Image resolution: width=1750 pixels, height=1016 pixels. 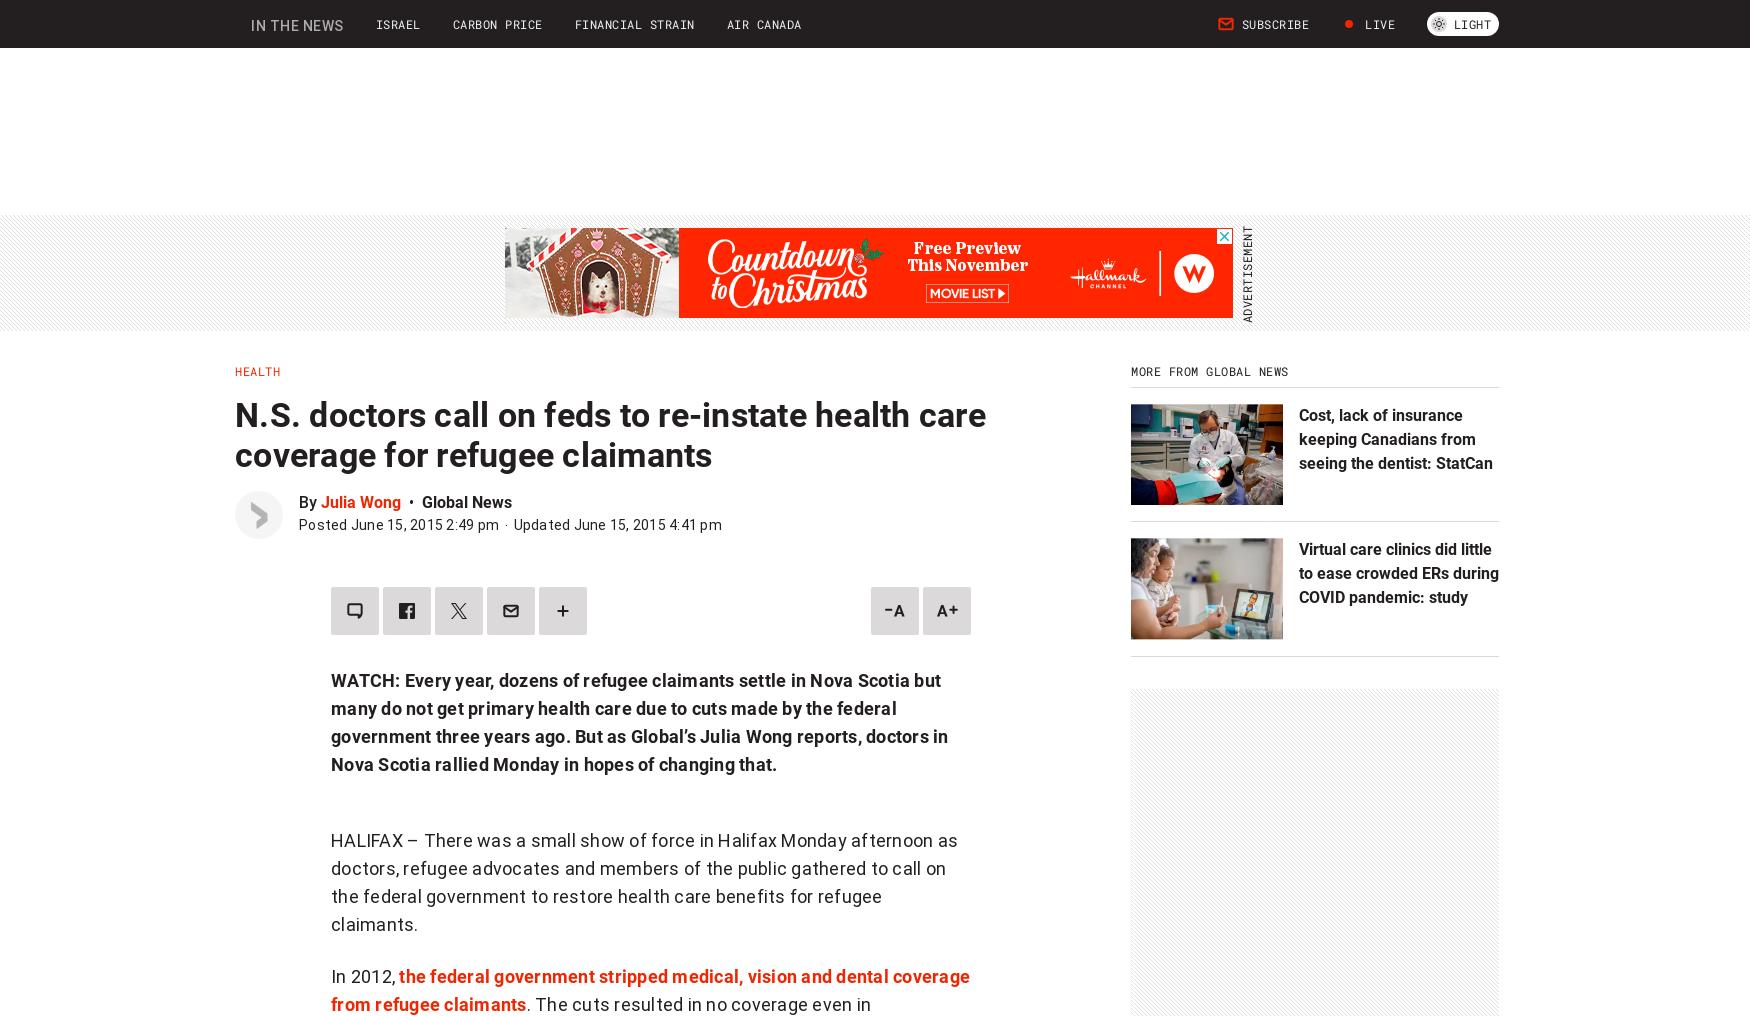 What do you see at coordinates (578, 33) in the screenshot?
I see `'Podcasts'` at bounding box center [578, 33].